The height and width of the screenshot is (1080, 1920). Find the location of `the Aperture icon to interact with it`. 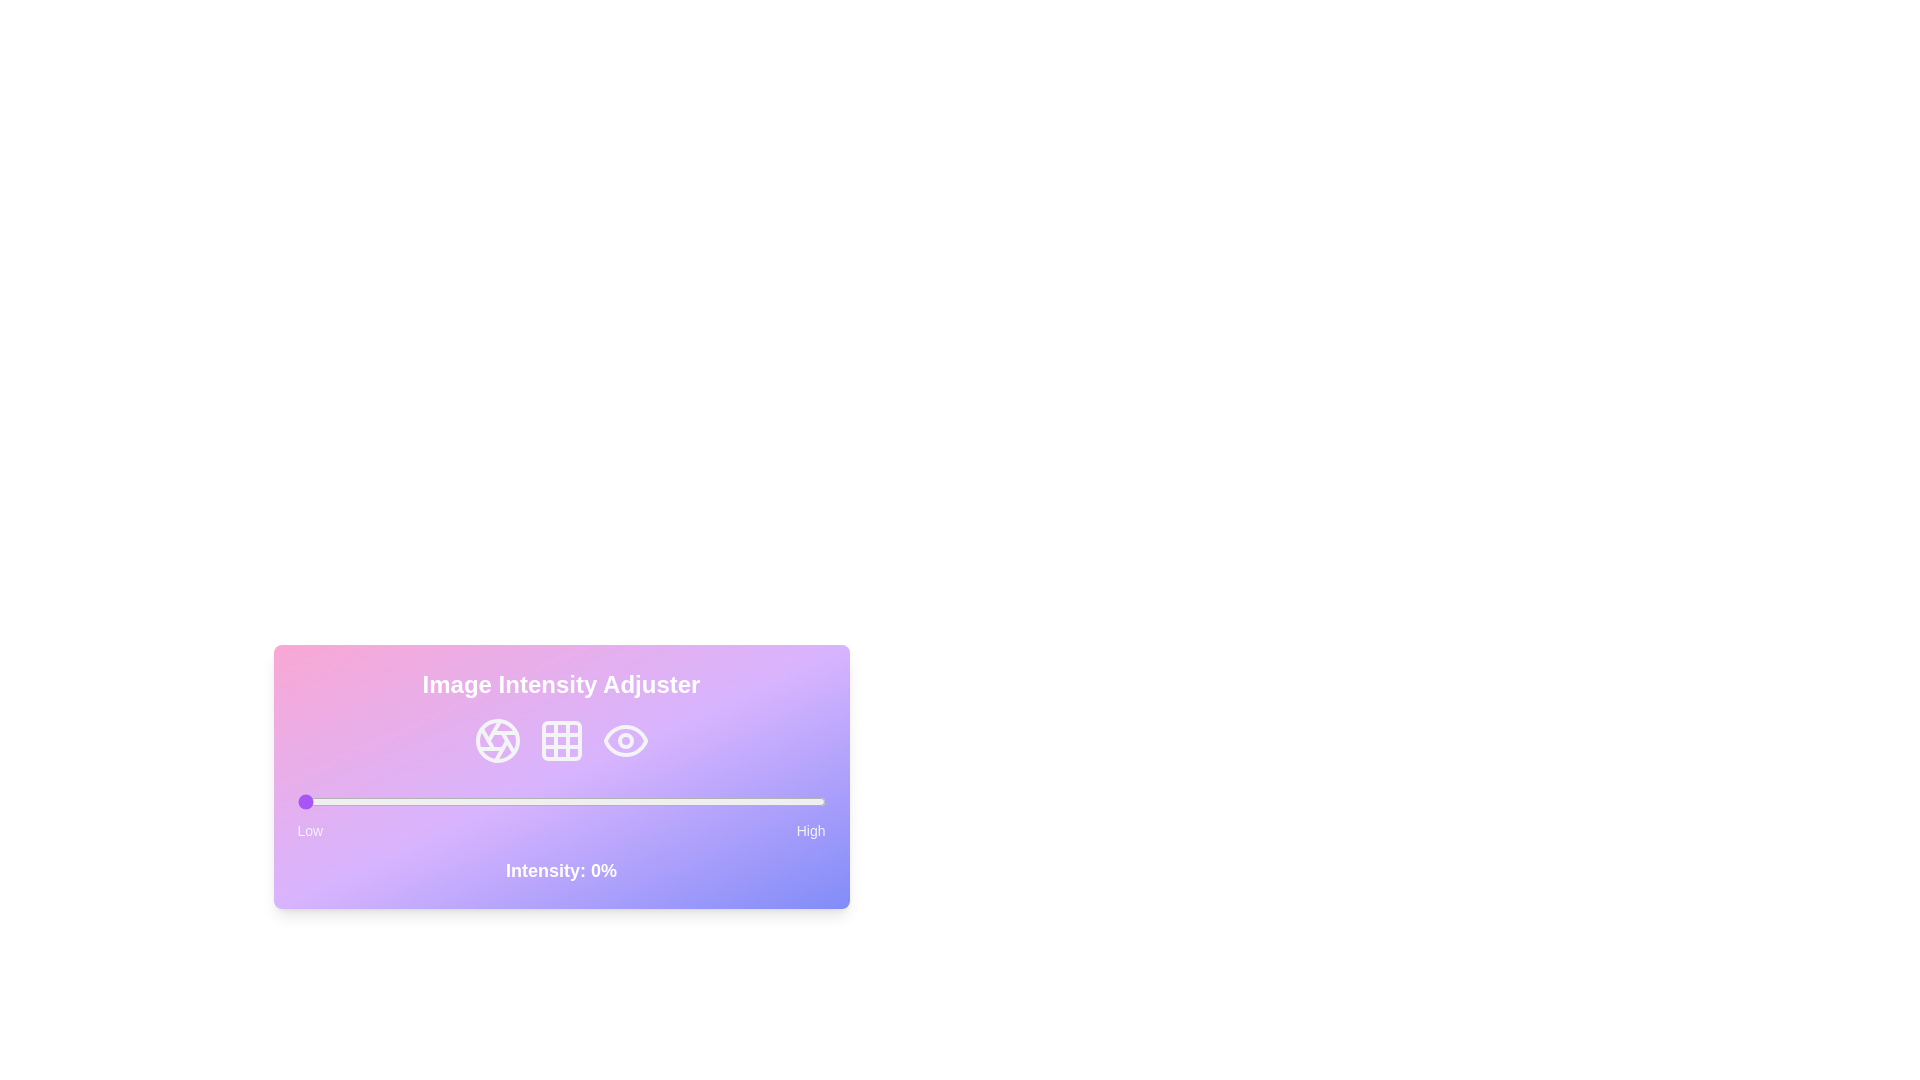

the Aperture icon to interact with it is located at coordinates (497, 740).